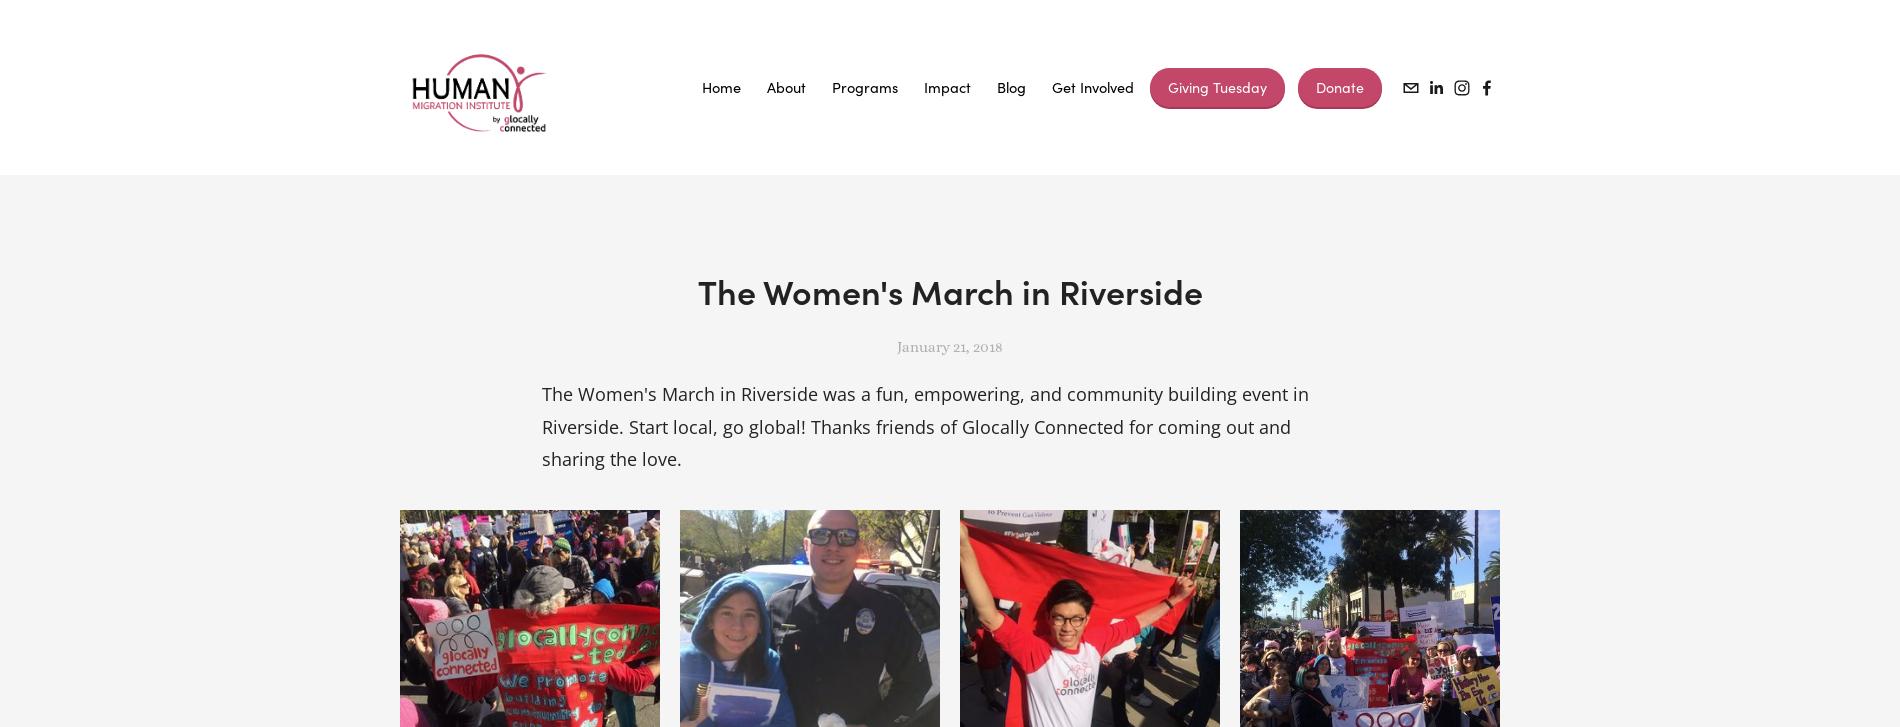 This screenshot has height=727, width=1900. I want to click on 'Home', so click(719, 87).